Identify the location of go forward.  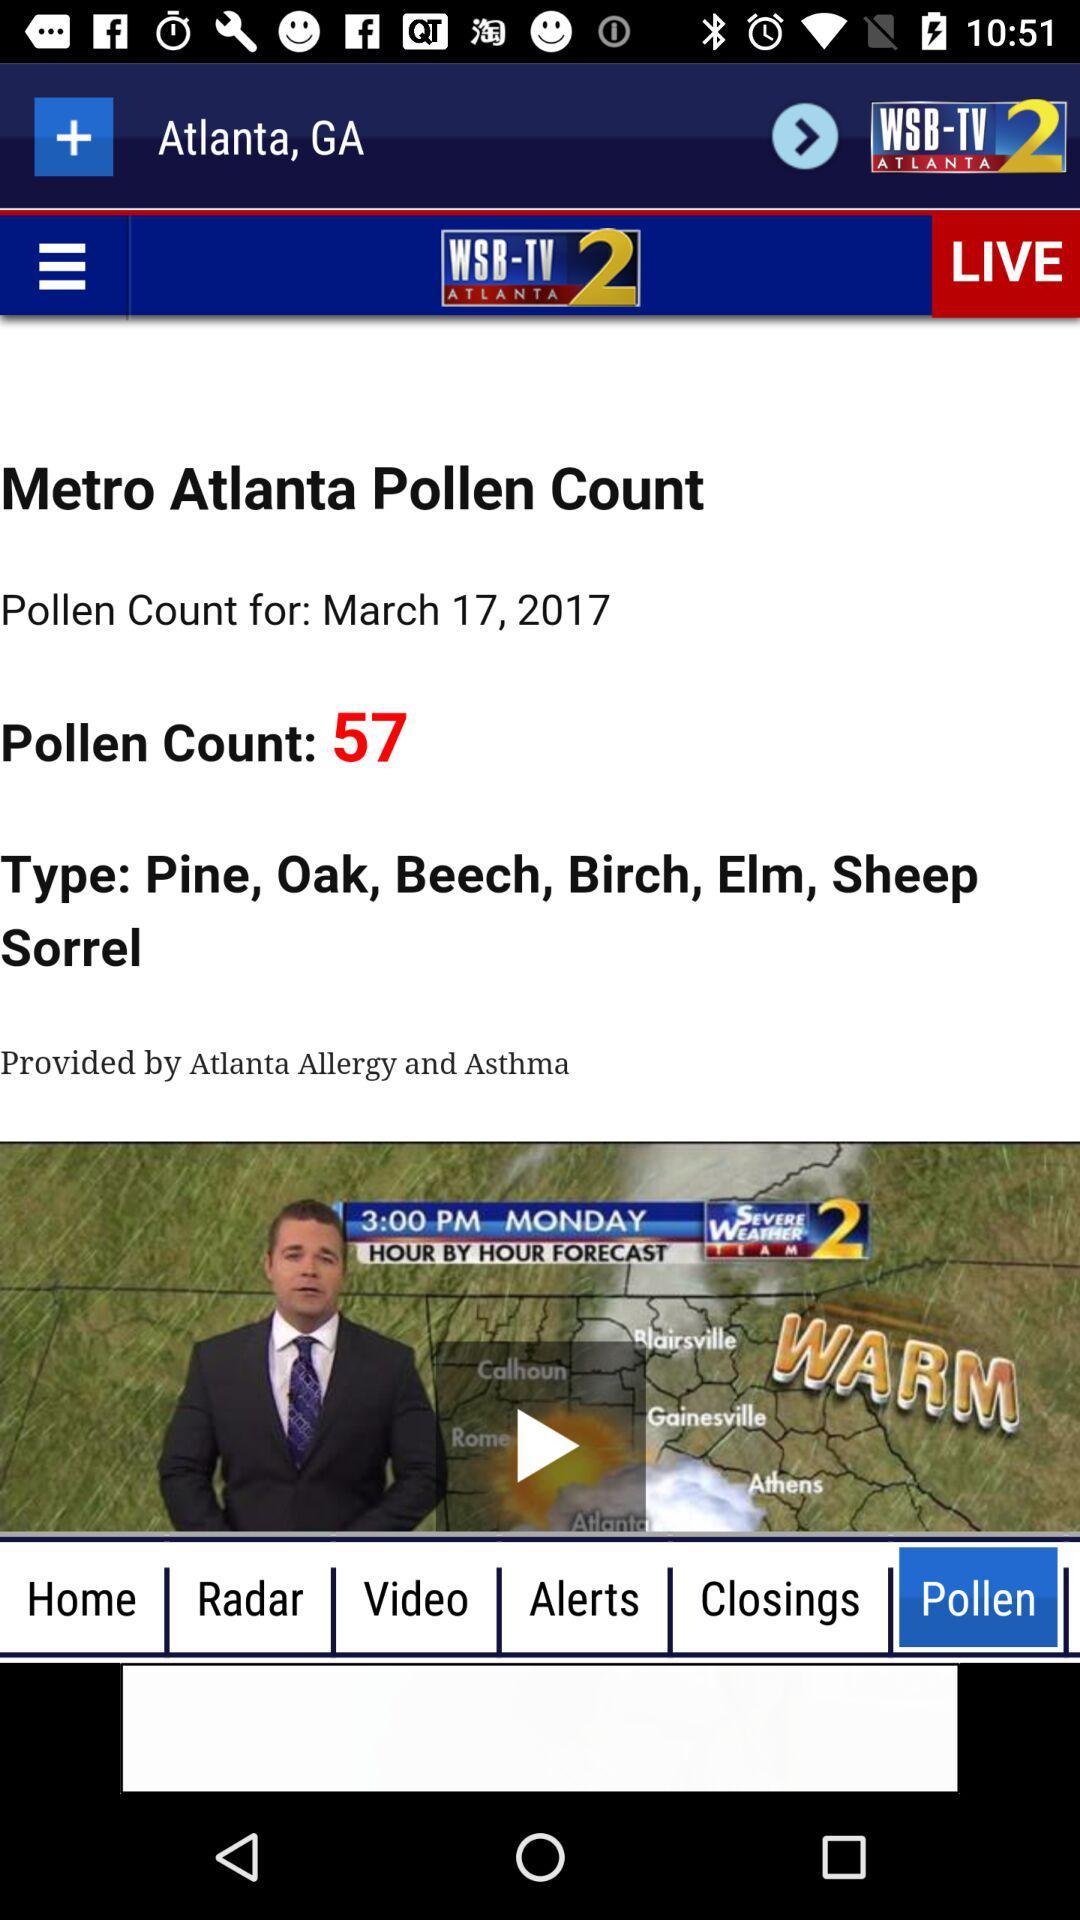
(804, 135).